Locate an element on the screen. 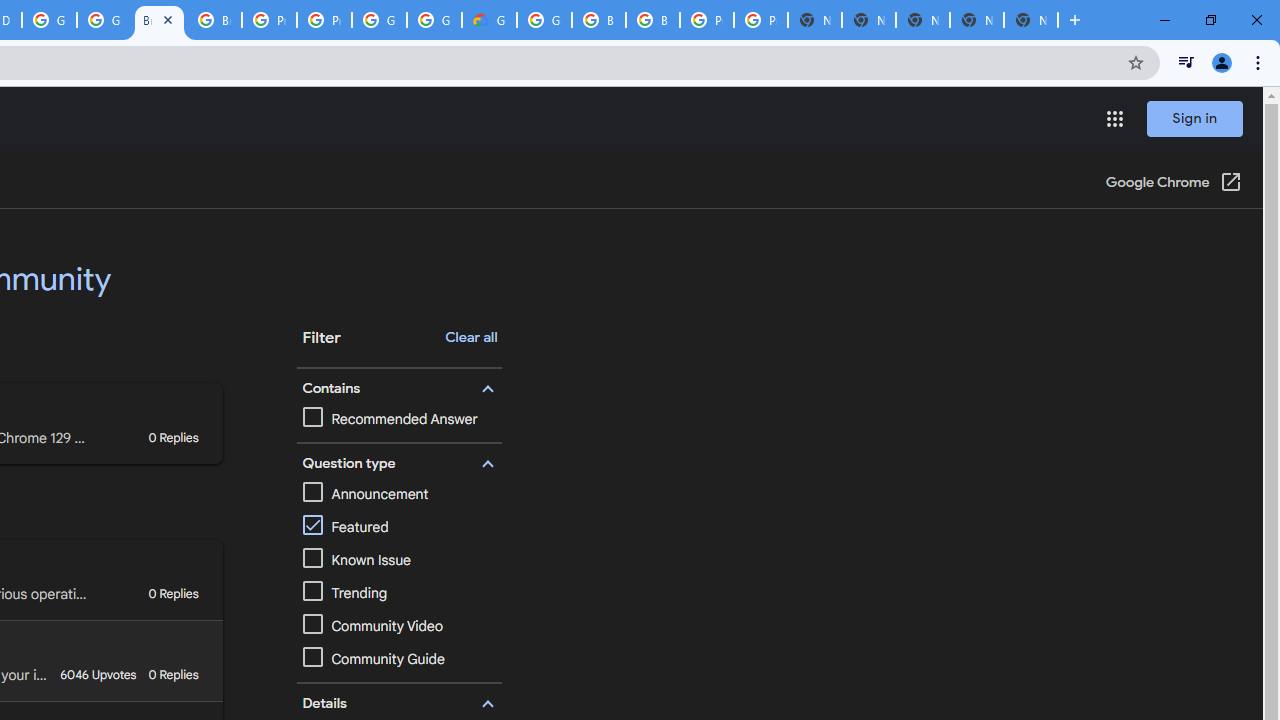 This screenshot has width=1280, height=720. 'Known Issue' is located at coordinates (399, 560).